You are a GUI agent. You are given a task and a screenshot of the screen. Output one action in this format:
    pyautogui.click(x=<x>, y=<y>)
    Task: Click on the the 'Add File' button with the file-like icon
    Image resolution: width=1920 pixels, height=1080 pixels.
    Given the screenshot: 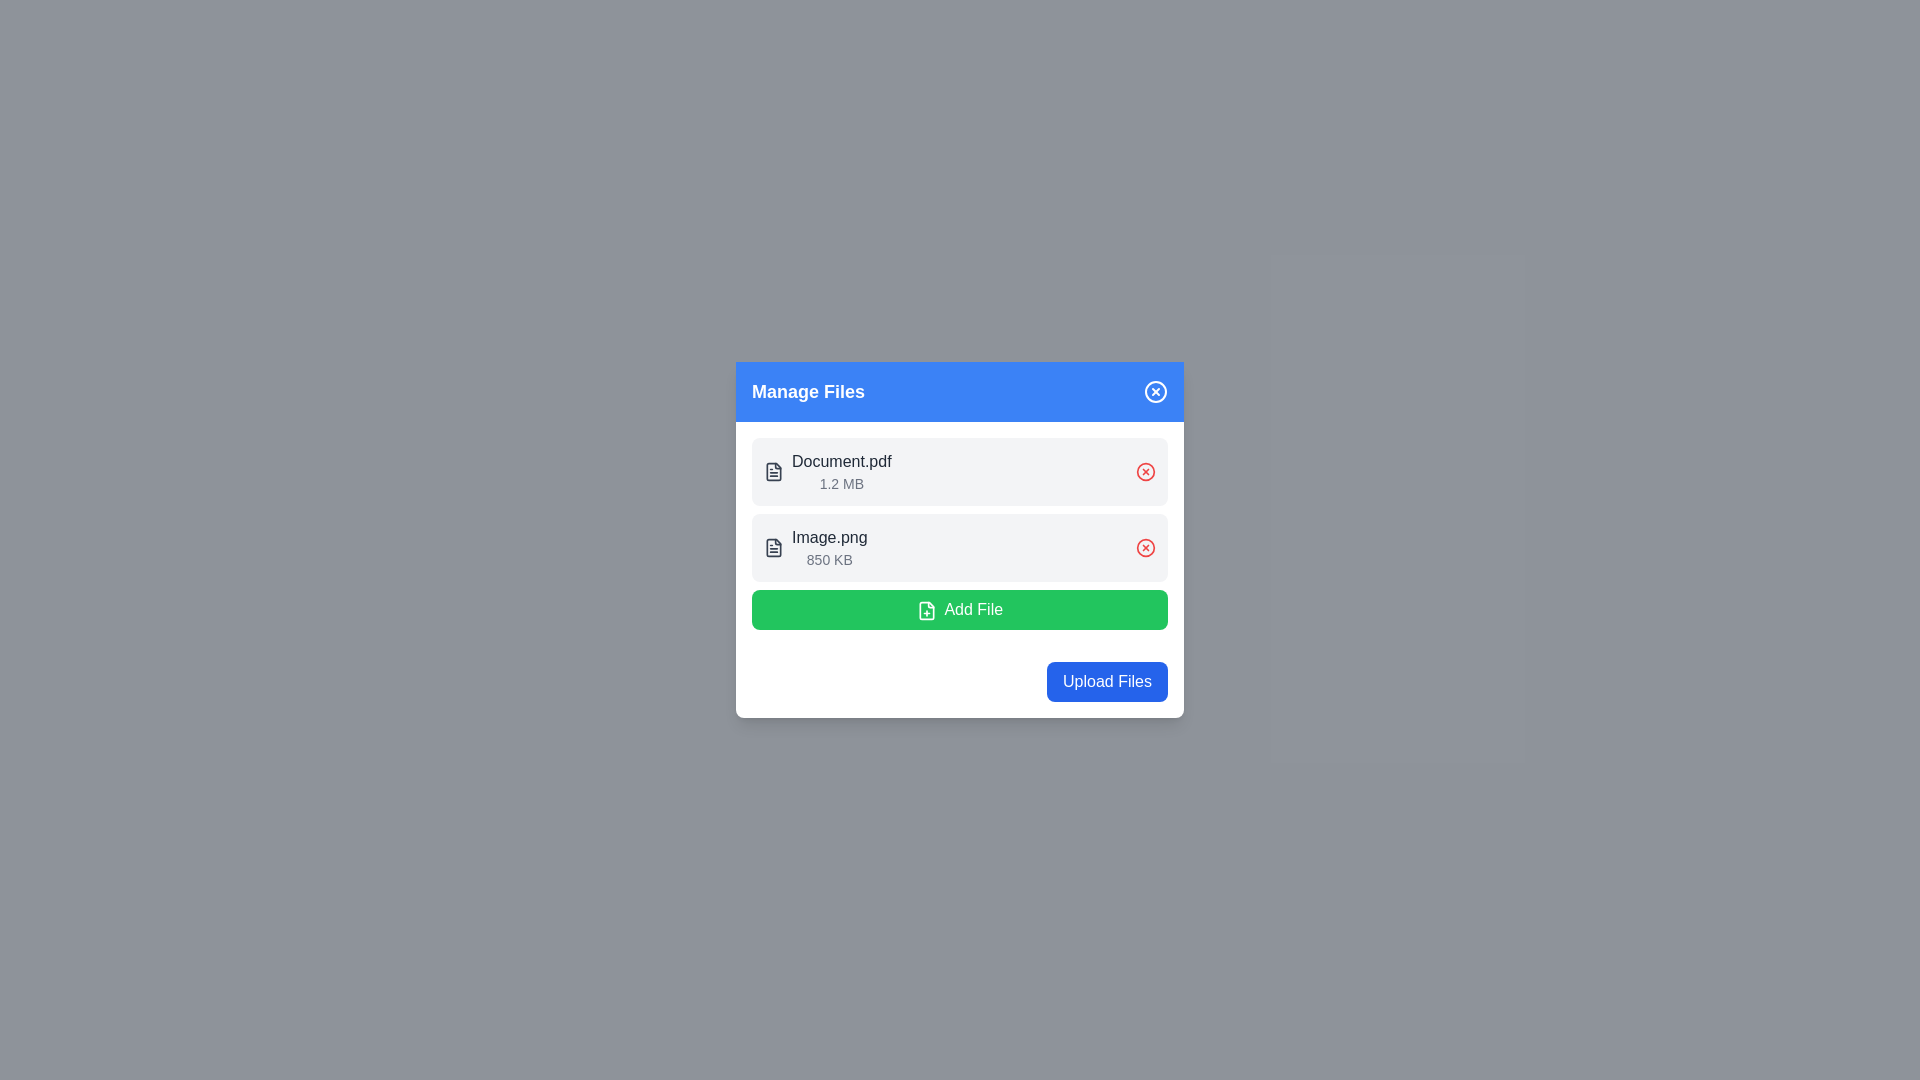 What is the action you would take?
    pyautogui.click(x=925, y=609)
    